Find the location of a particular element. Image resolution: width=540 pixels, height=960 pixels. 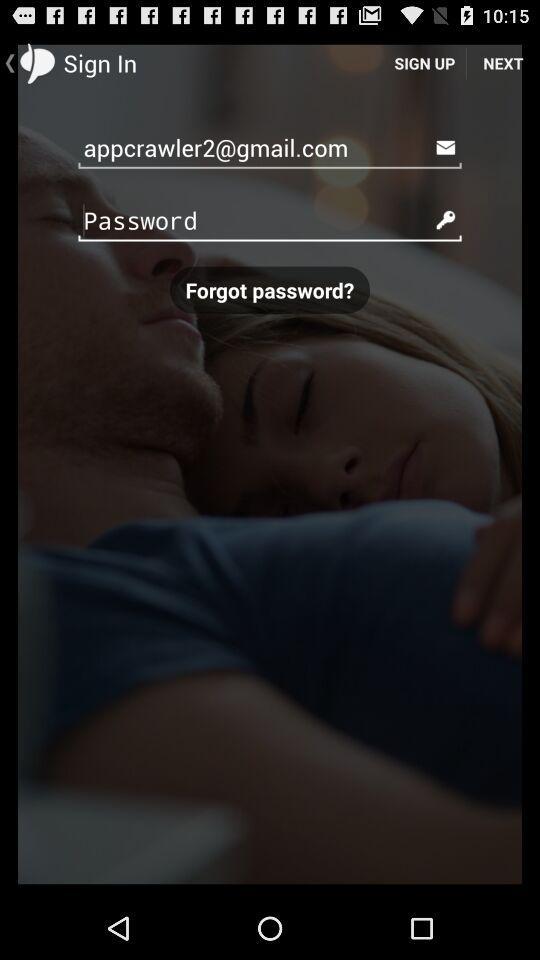

forgot password? item is located at coordinates (270, 288).